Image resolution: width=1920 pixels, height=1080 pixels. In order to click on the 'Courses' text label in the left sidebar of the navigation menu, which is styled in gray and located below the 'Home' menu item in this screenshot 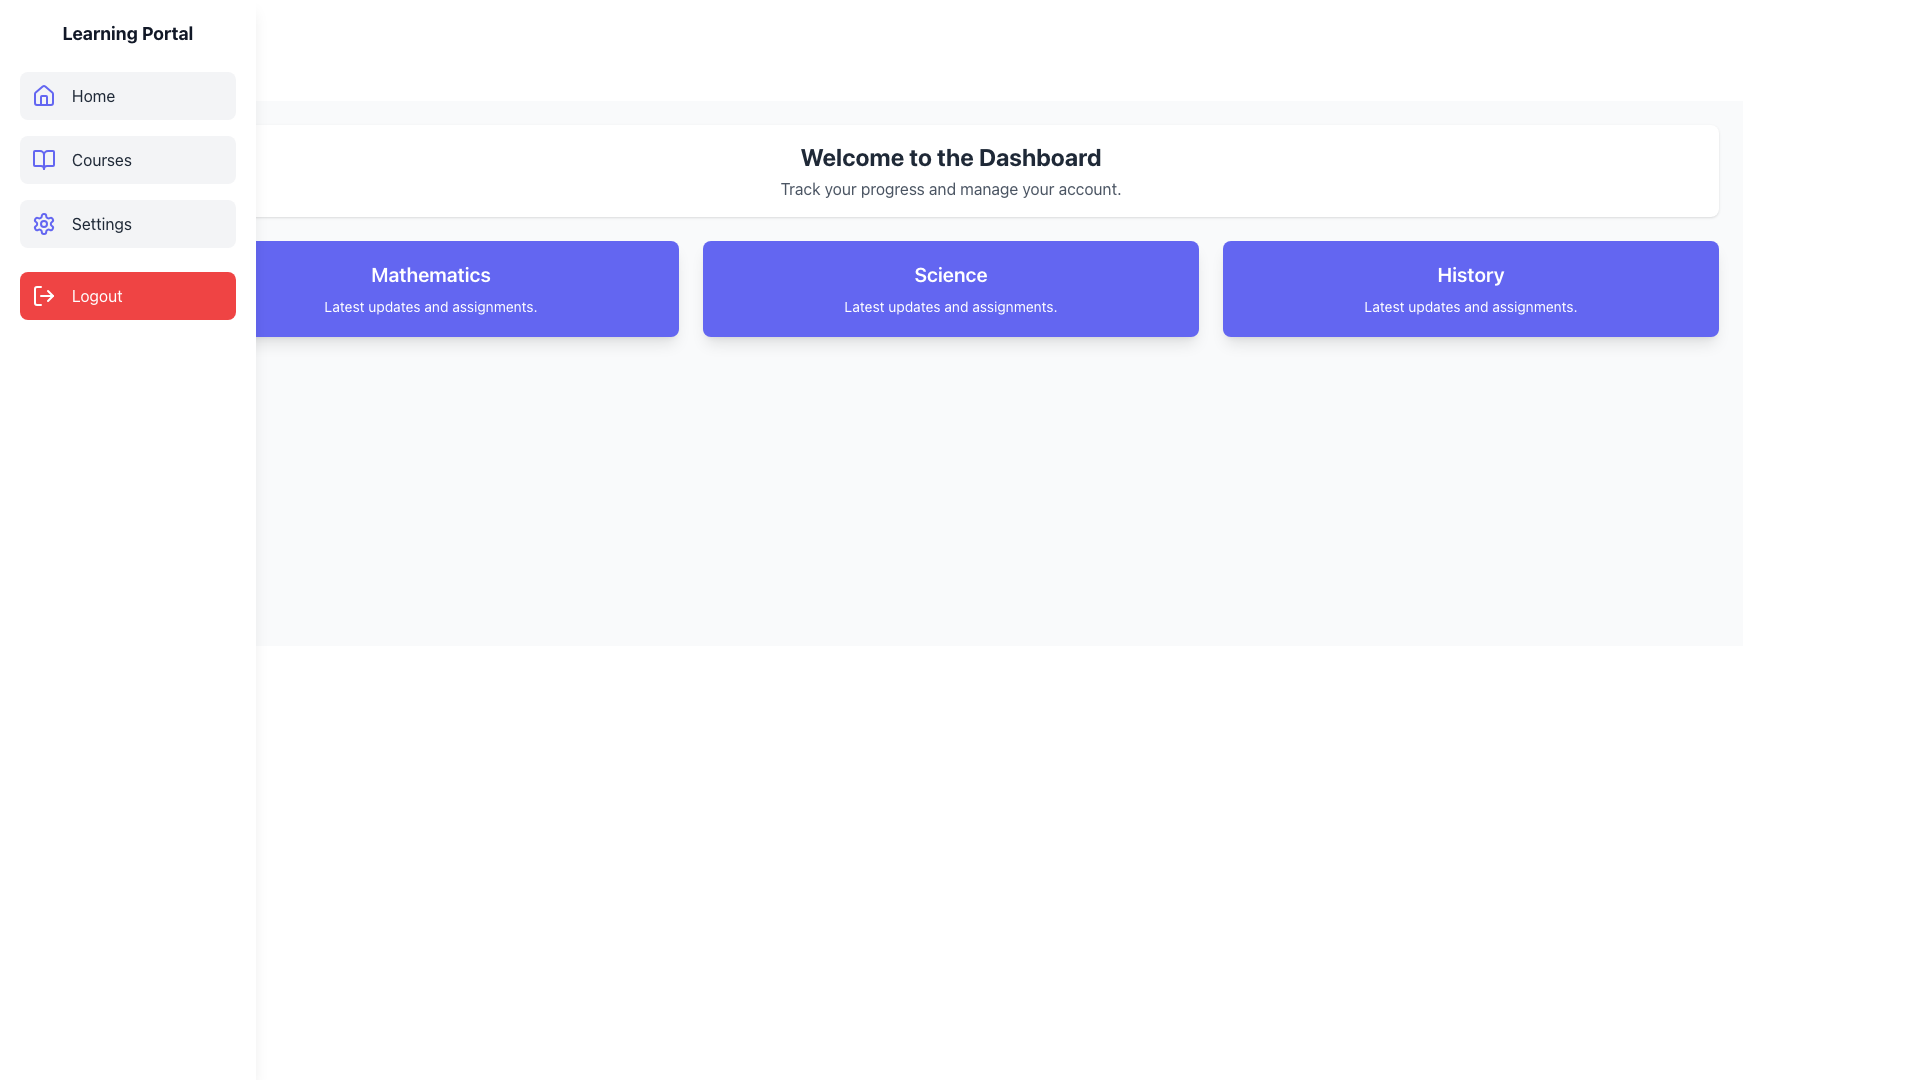, I will do `click(100, 158)`.